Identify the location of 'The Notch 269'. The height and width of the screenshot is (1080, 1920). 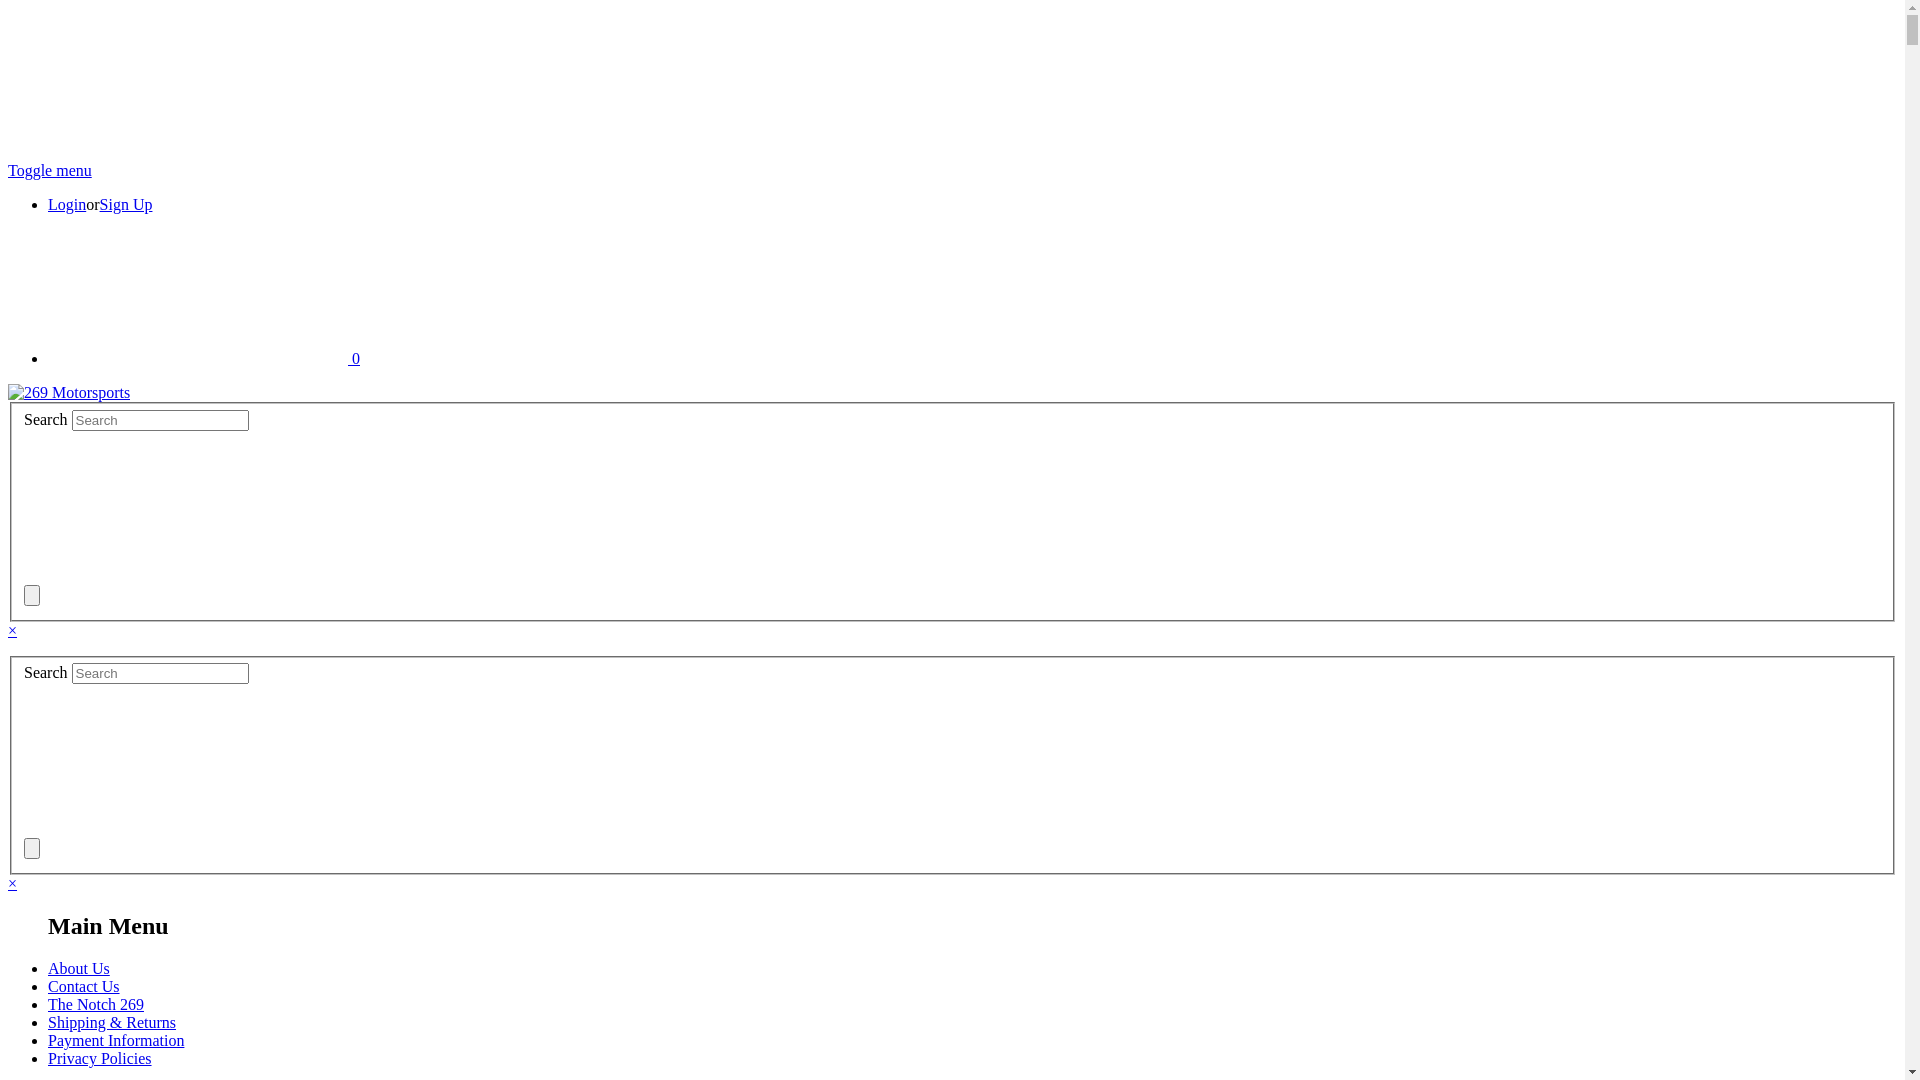
(95, 1004).